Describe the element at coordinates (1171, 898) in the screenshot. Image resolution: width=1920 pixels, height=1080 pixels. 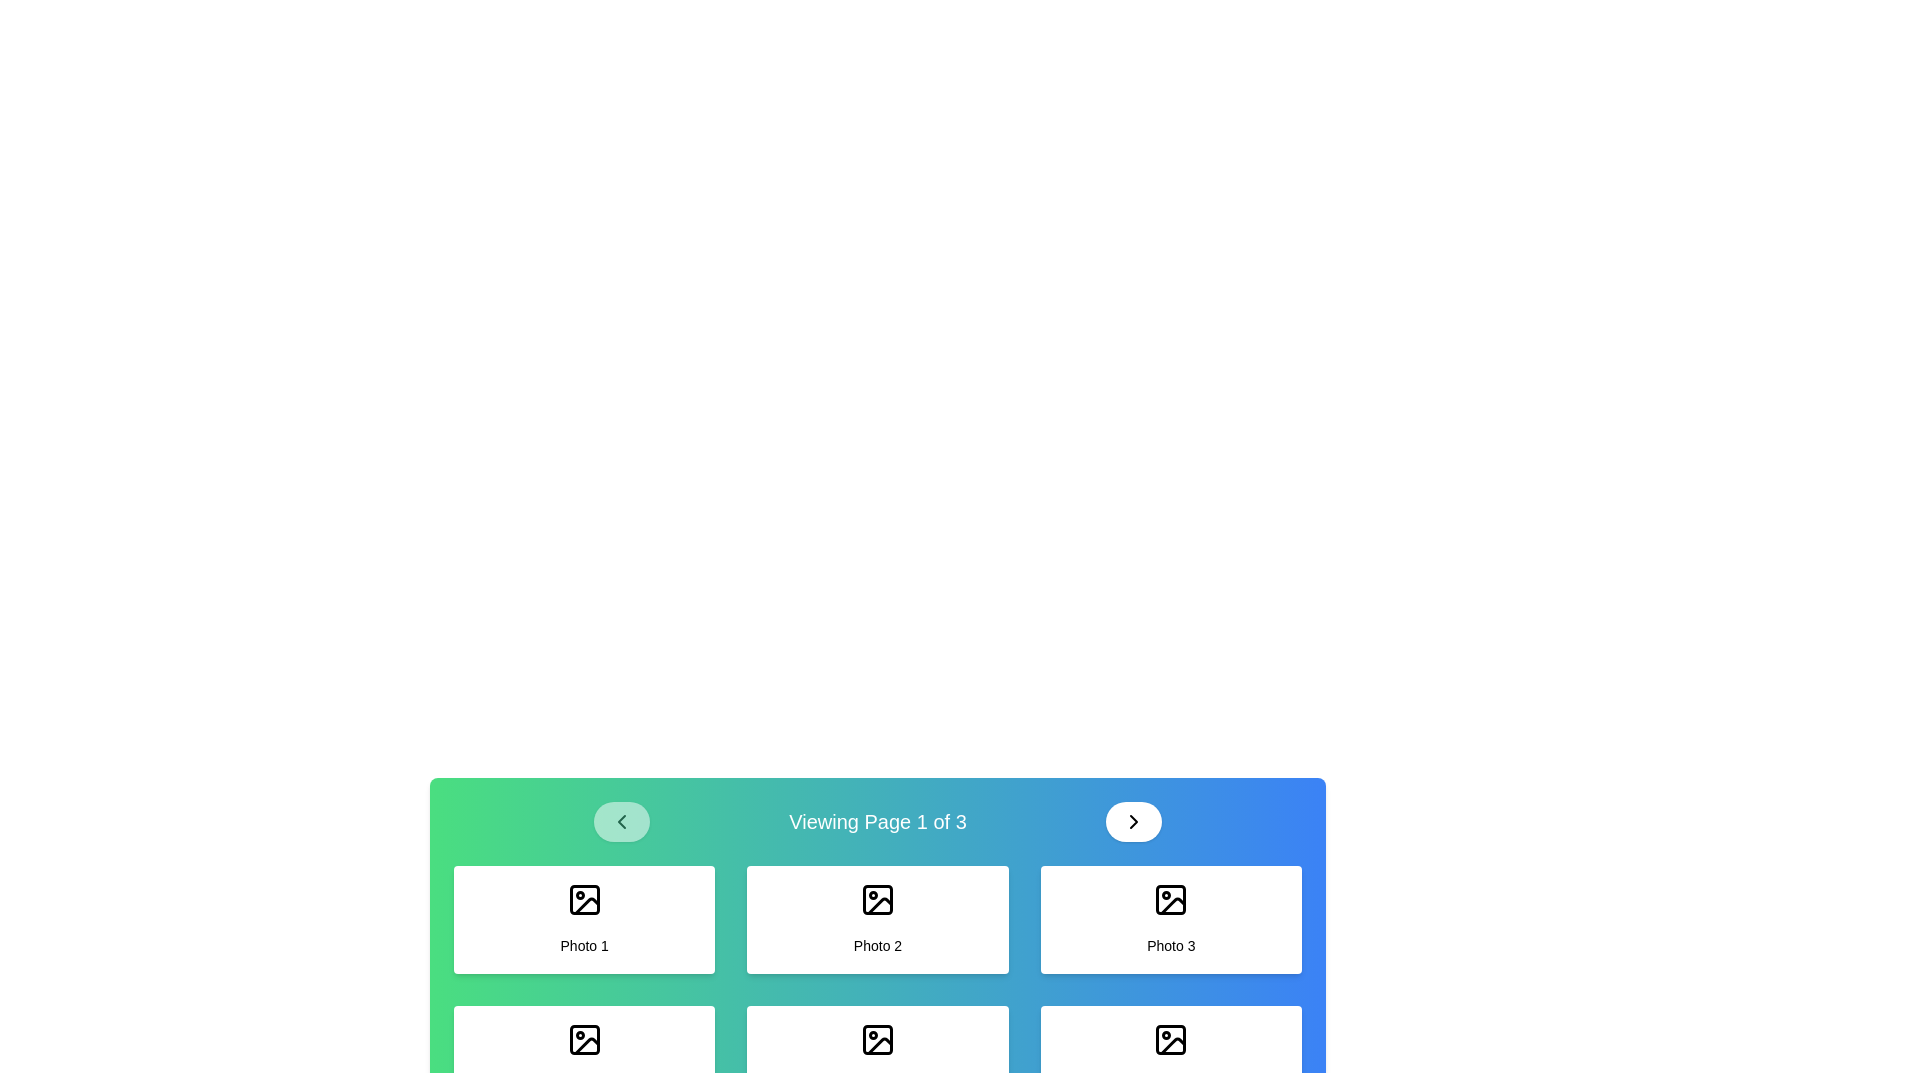
I see `the decorative icon representing an image at the top of the white card labeled 'Photo 3', which is the rightmost card in a horizontally aligned set of three cards` at that location.